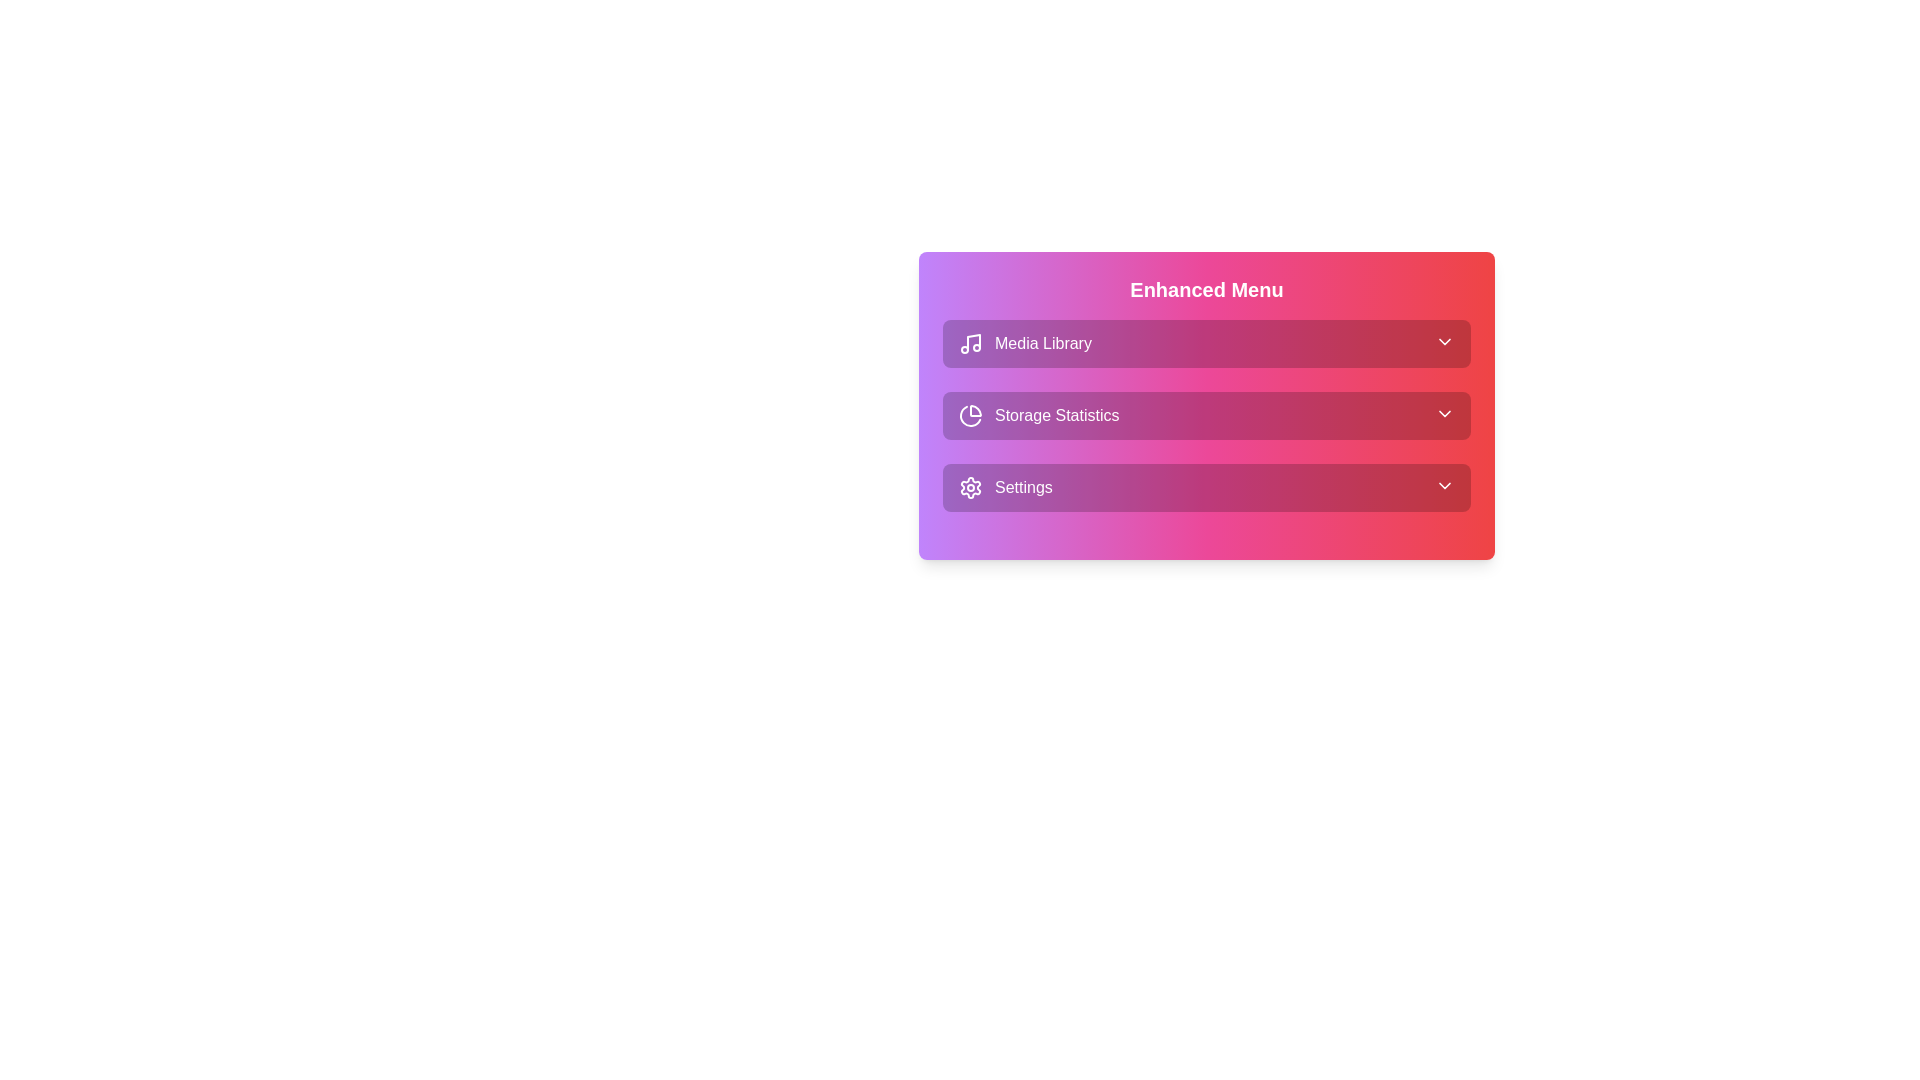 The width and height of the screenshot is (1920, 1080). I want to click on the icon representing the 'Storage Statistics' section, which is positioned to the left of the corresponding text in the vertical menu layout, so click(970, 415).